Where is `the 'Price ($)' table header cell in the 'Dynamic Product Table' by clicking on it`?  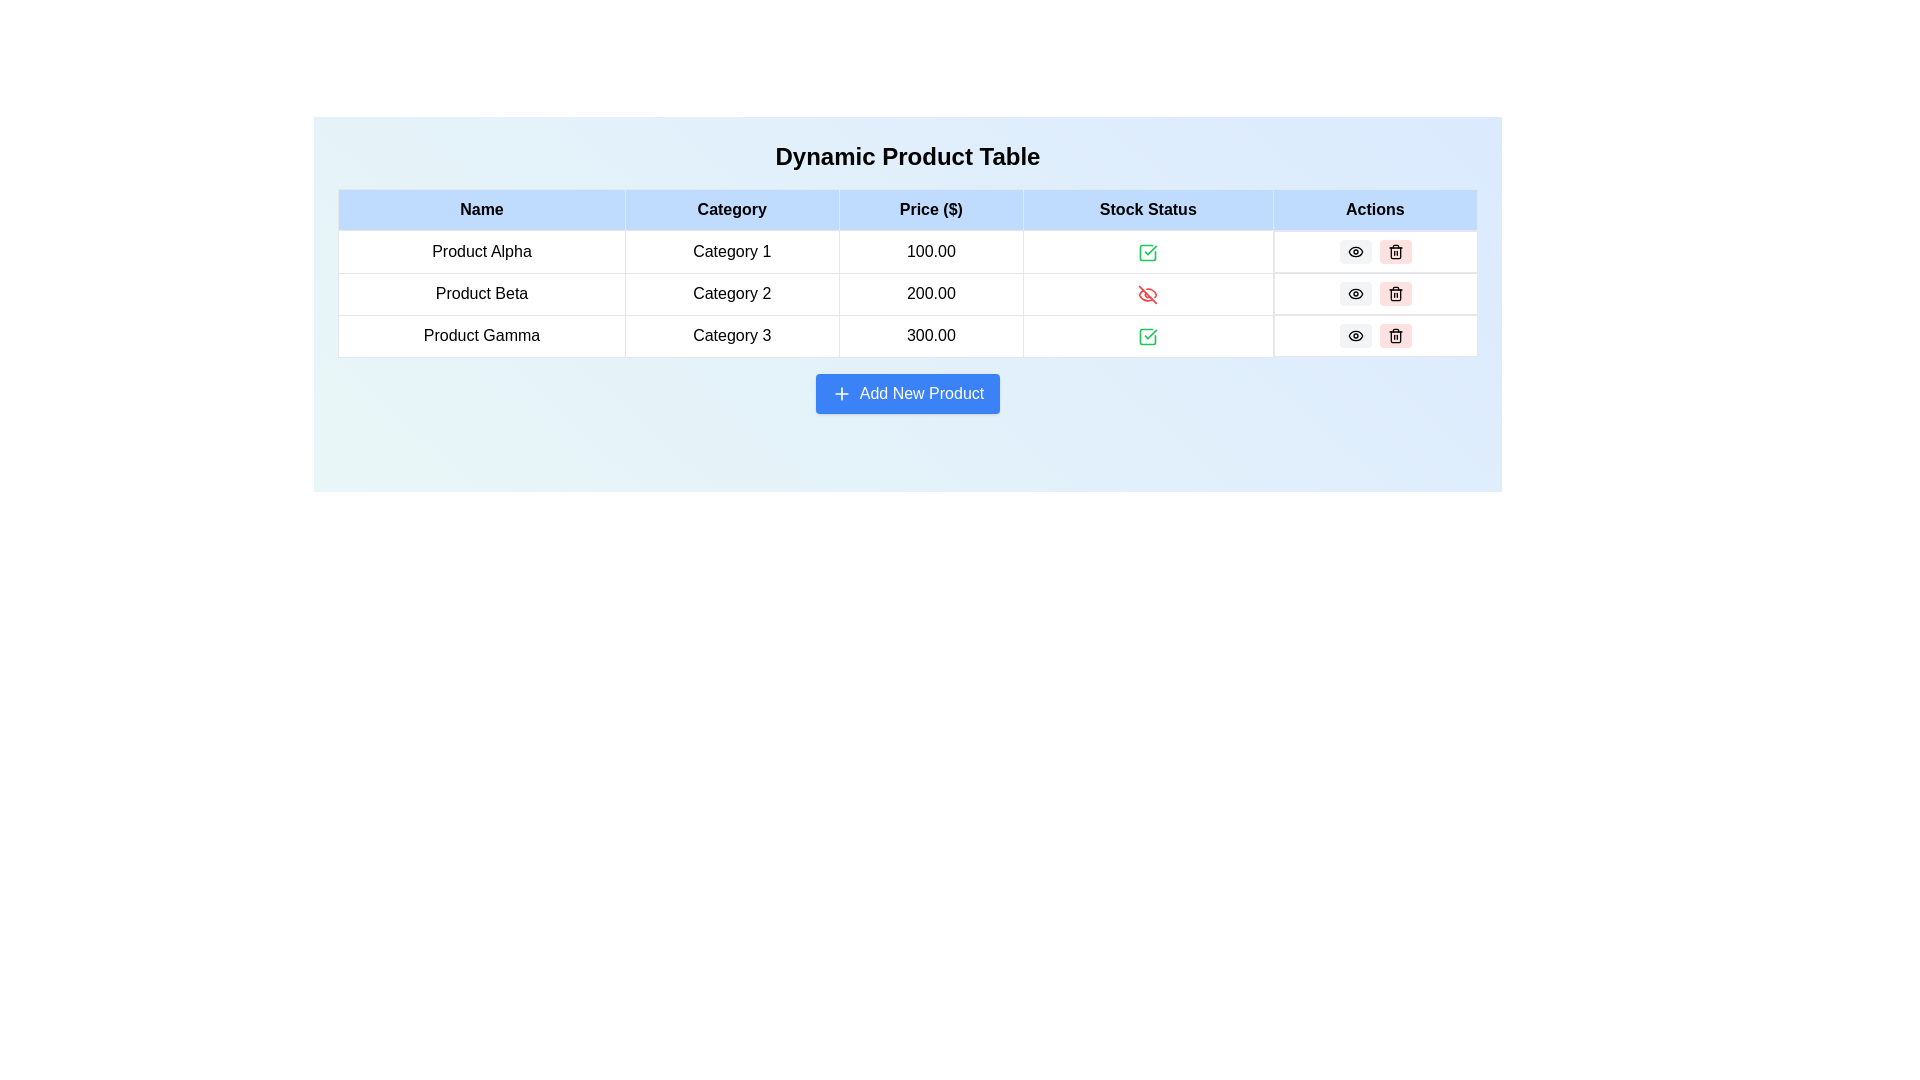
the 'Price ($)' table header cell in the 'Dynamic Product Table' by clicking on it is located at coordinates (930, 209).